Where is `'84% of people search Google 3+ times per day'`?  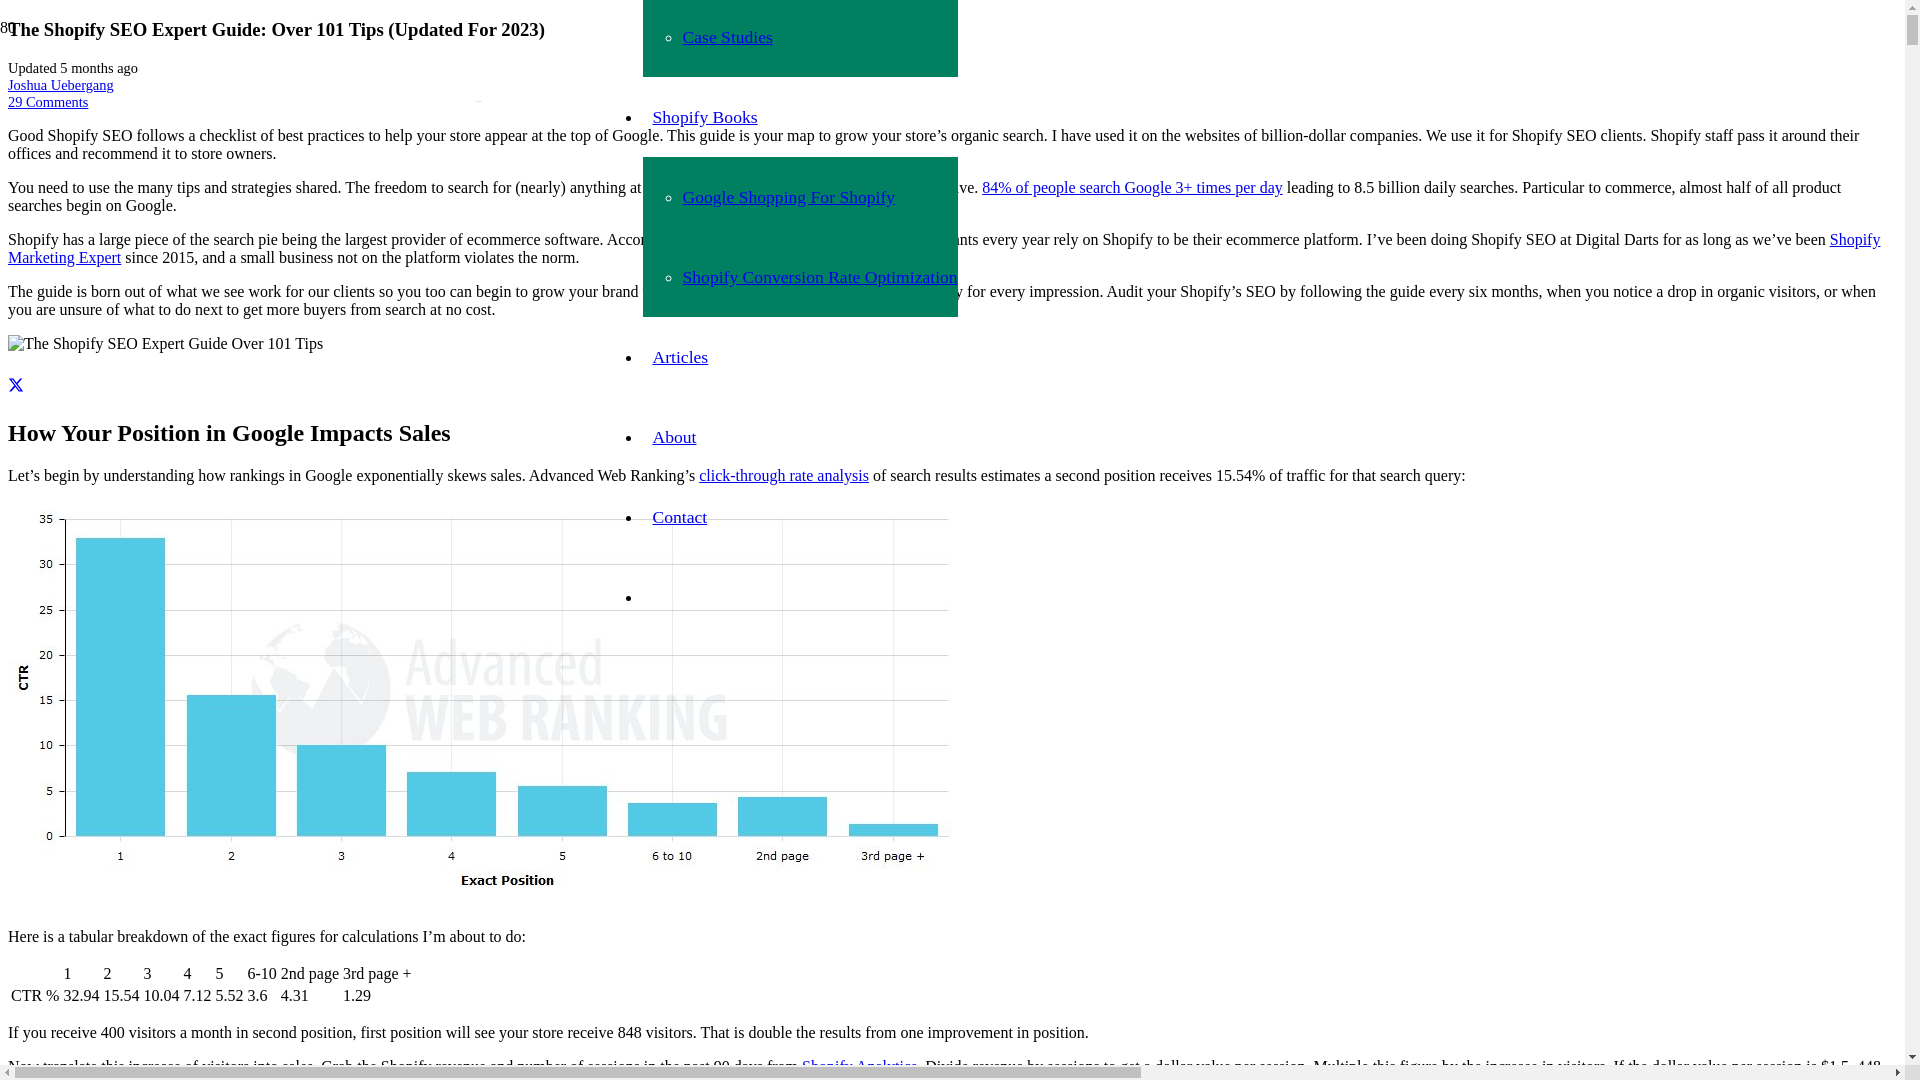 '84% of people search Google 3+ times per day' is located at coordinates (982, 187).